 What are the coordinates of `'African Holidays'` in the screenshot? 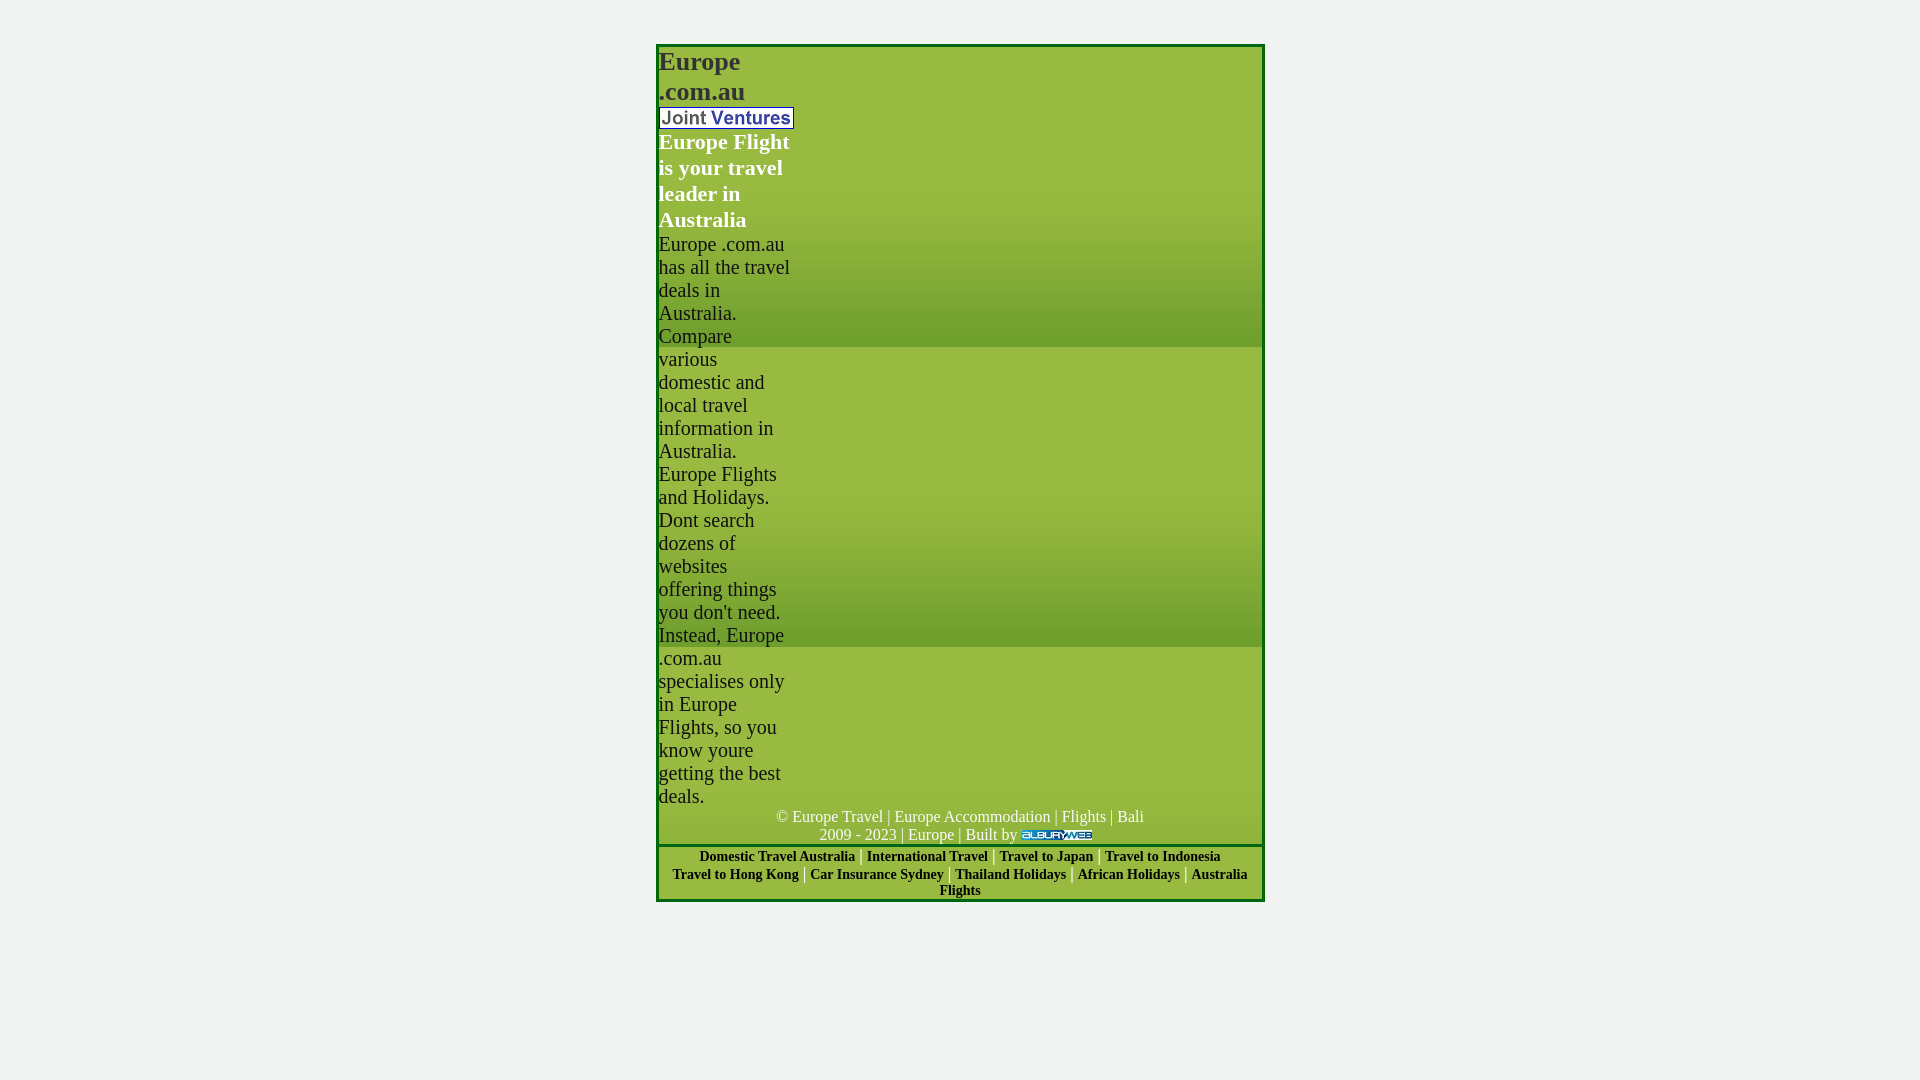 It's located at (1077, 873).